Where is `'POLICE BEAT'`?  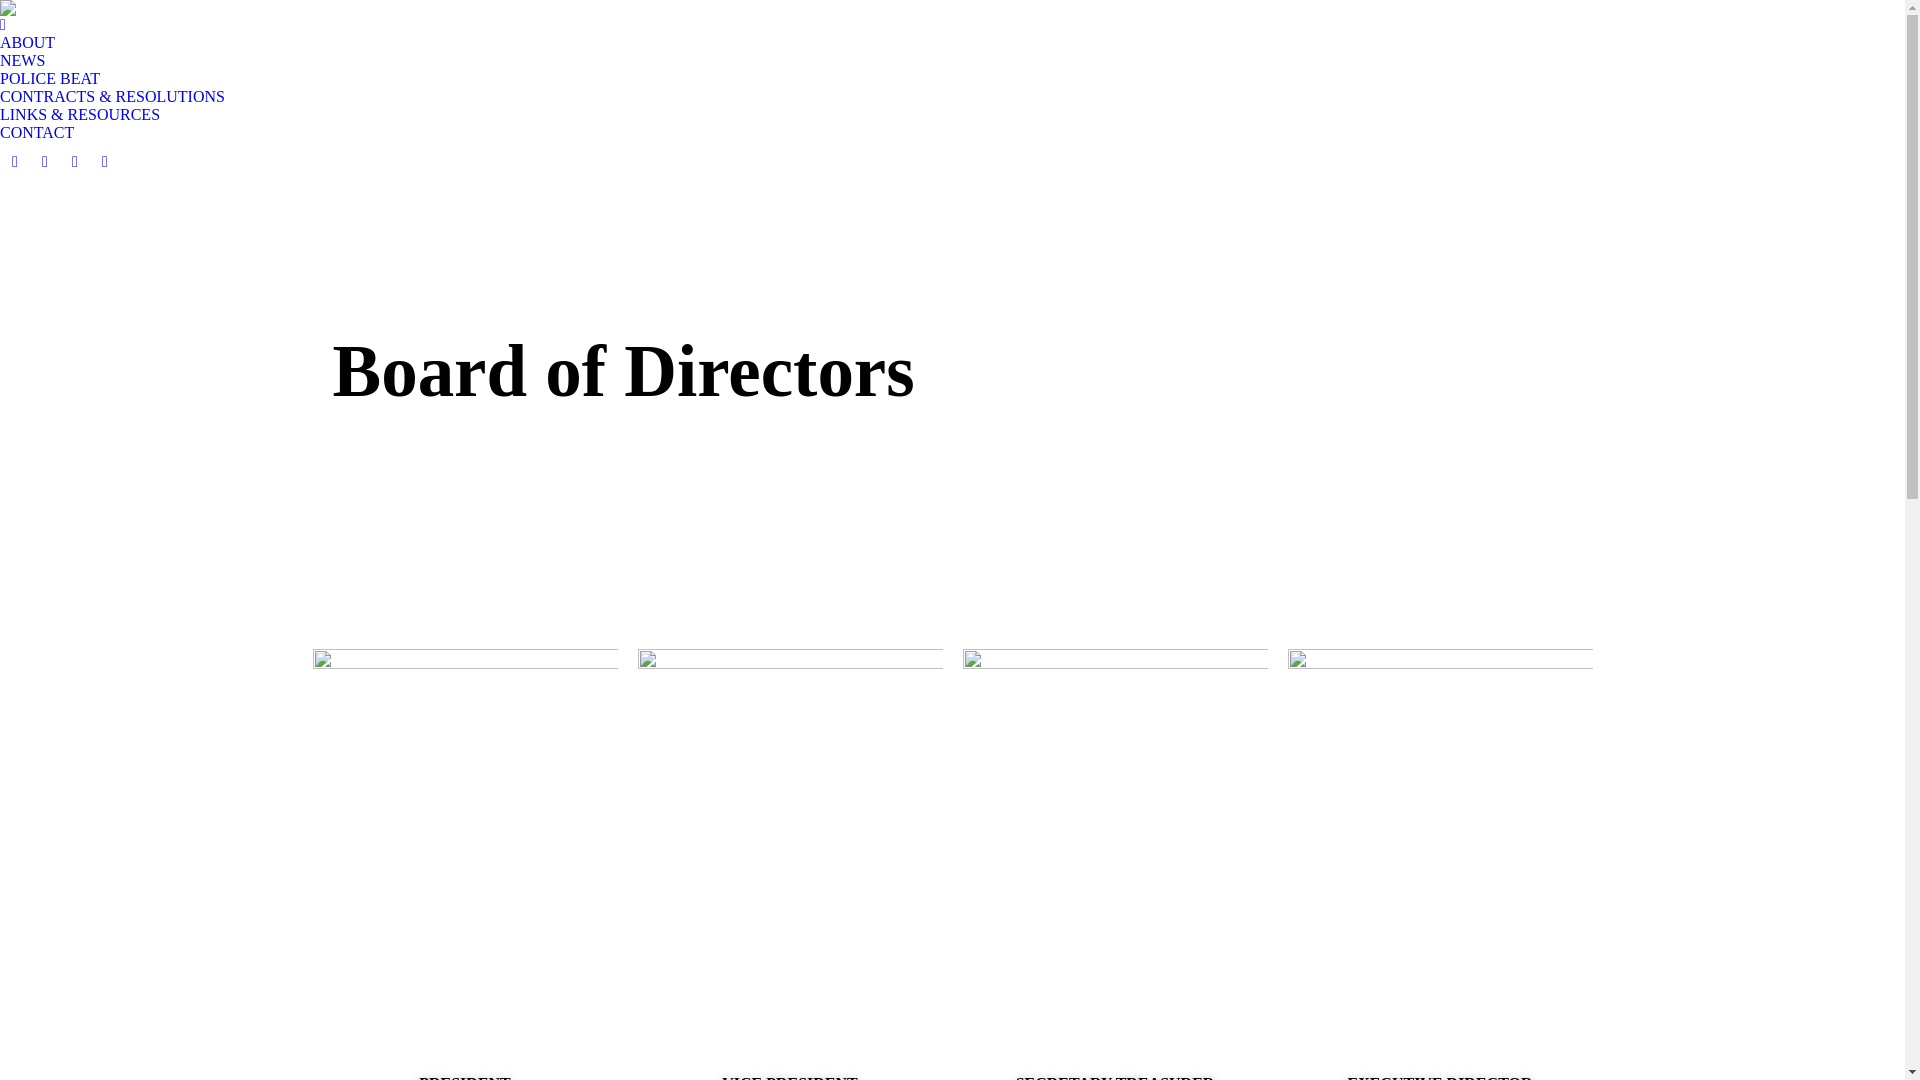 'POLICE BEAT' is located at coordinates (49, 77).